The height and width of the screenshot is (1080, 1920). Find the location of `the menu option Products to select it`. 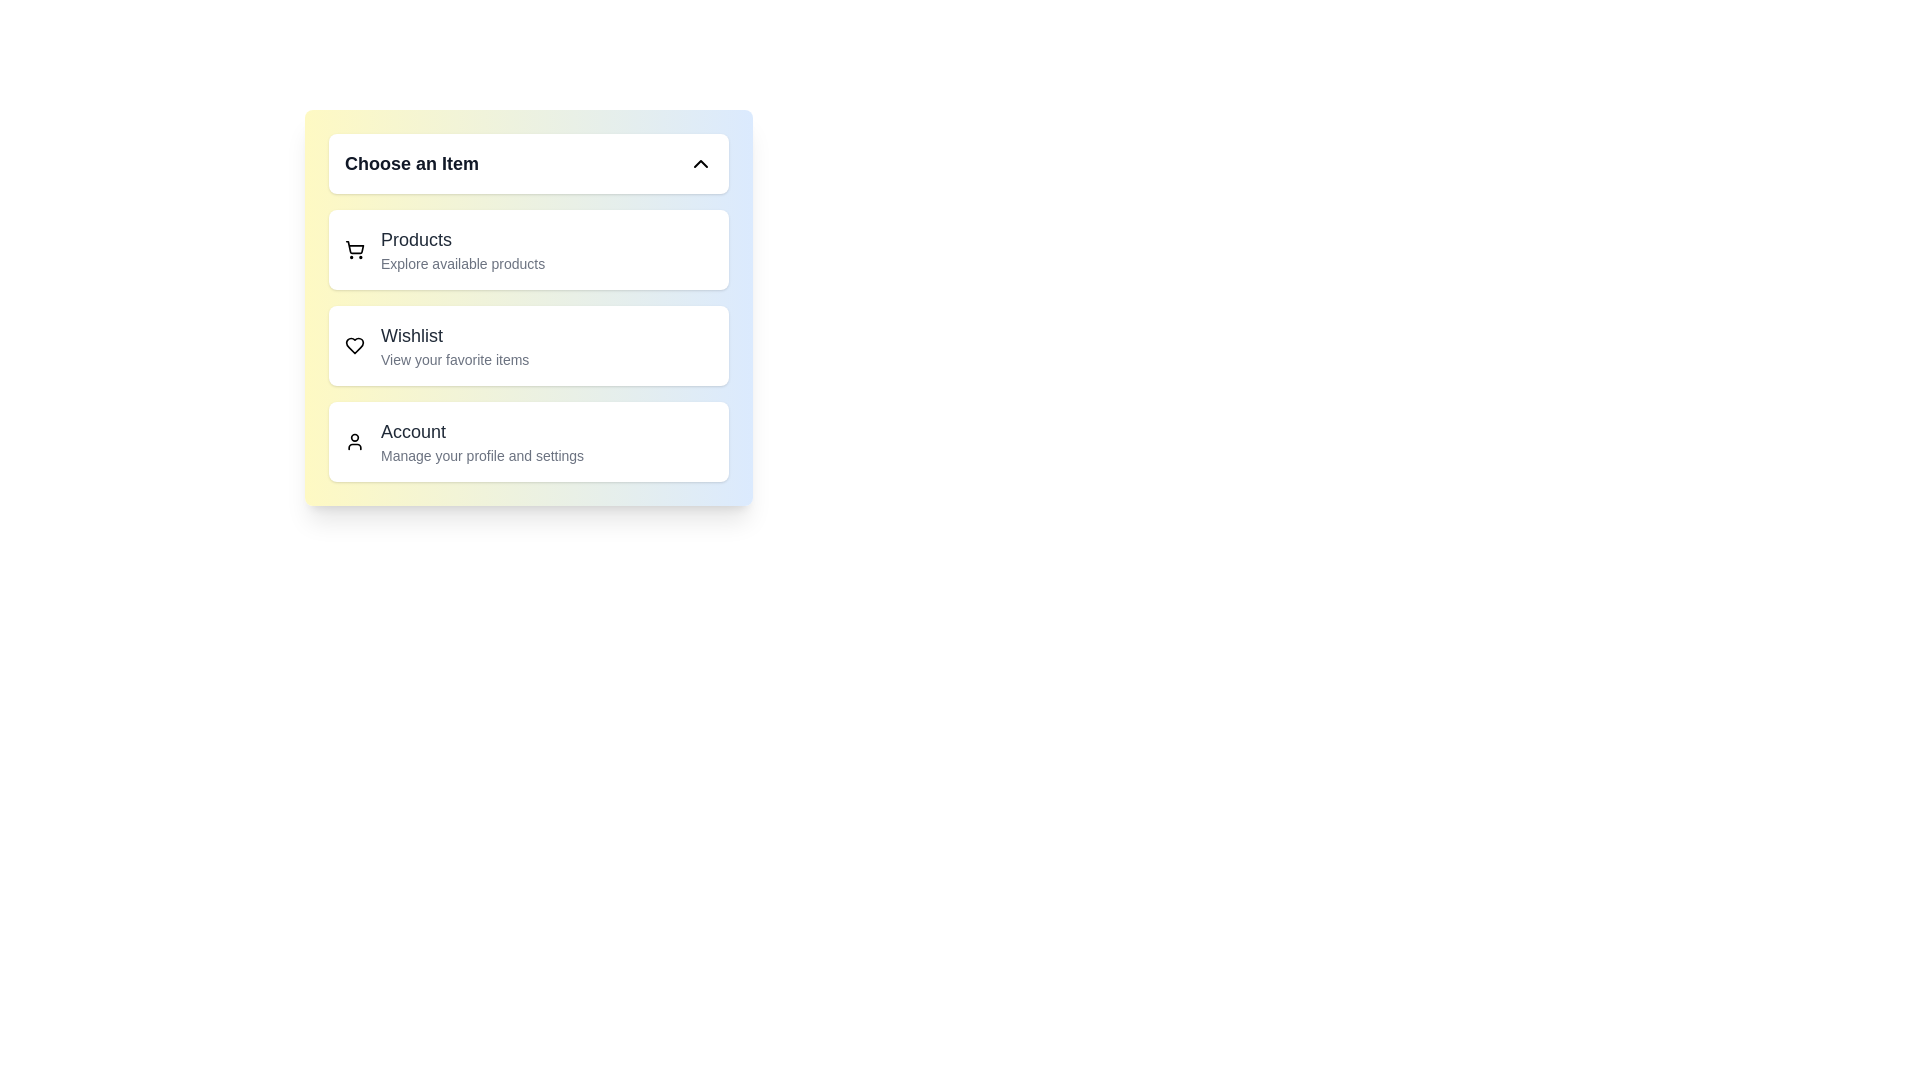

the menu option Products to select it is located at coordinates (528, 249).